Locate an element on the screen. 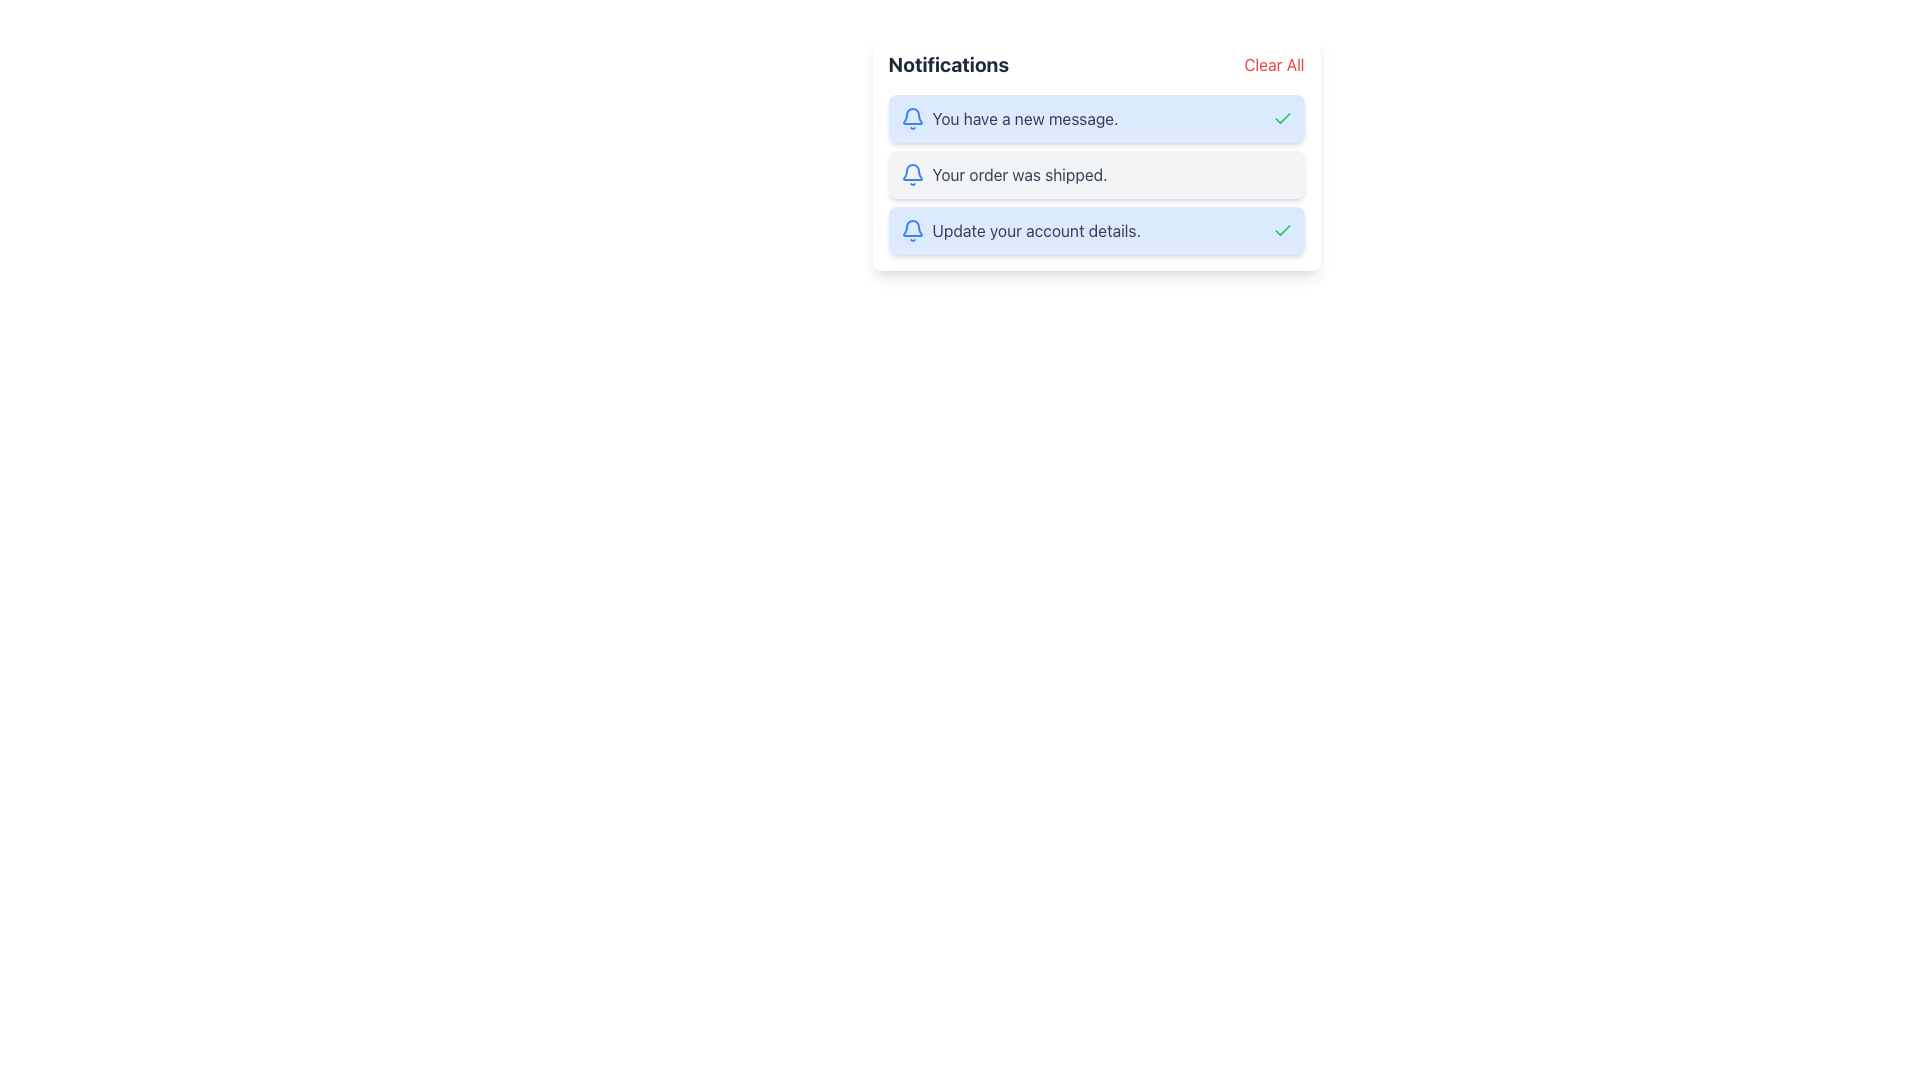 This screenshot has width=1920, height=1080. the bell icon that serves as a notification indicator, positioned to the left of the text 'Update your account details.' within the notification card is located at coordinates (911, 230).